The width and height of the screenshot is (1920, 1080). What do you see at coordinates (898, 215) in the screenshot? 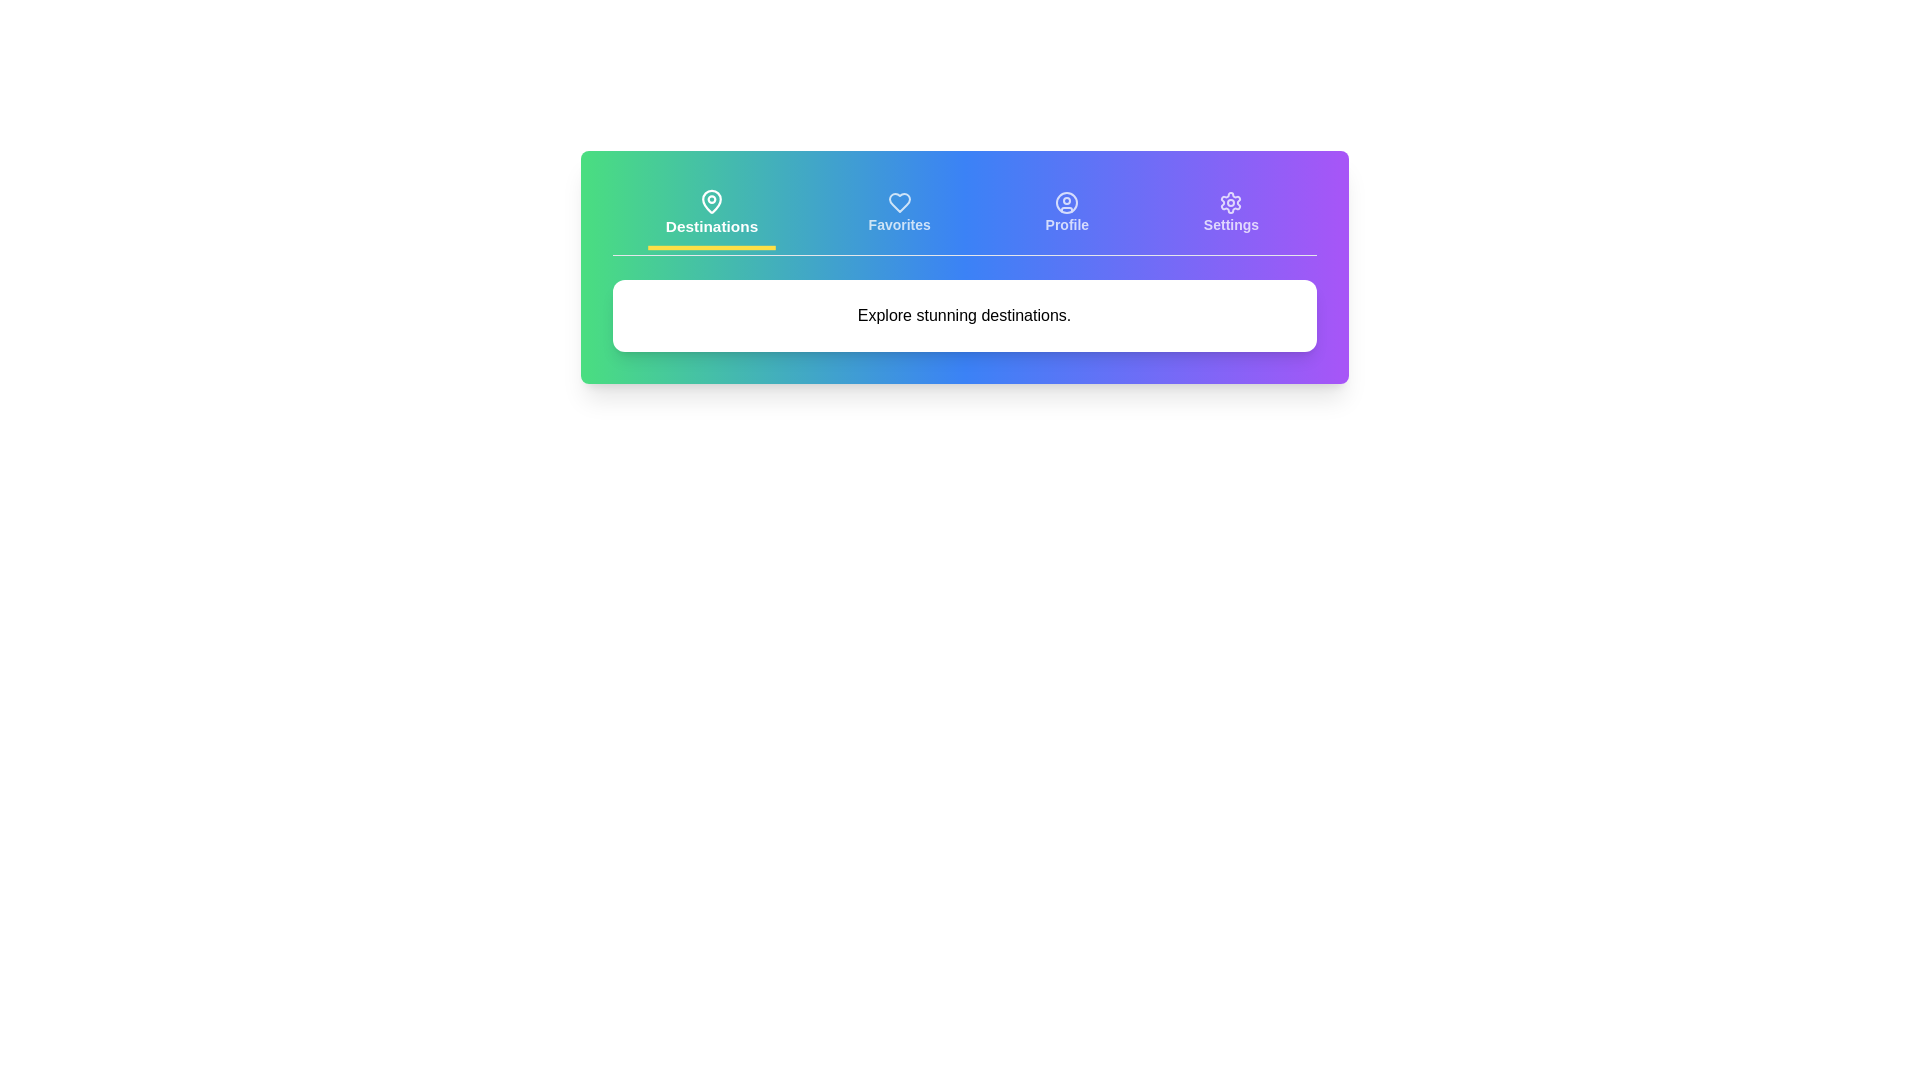
I see `the tab labeled Favorites to navigate to its content` at bounding box center [898, 215].